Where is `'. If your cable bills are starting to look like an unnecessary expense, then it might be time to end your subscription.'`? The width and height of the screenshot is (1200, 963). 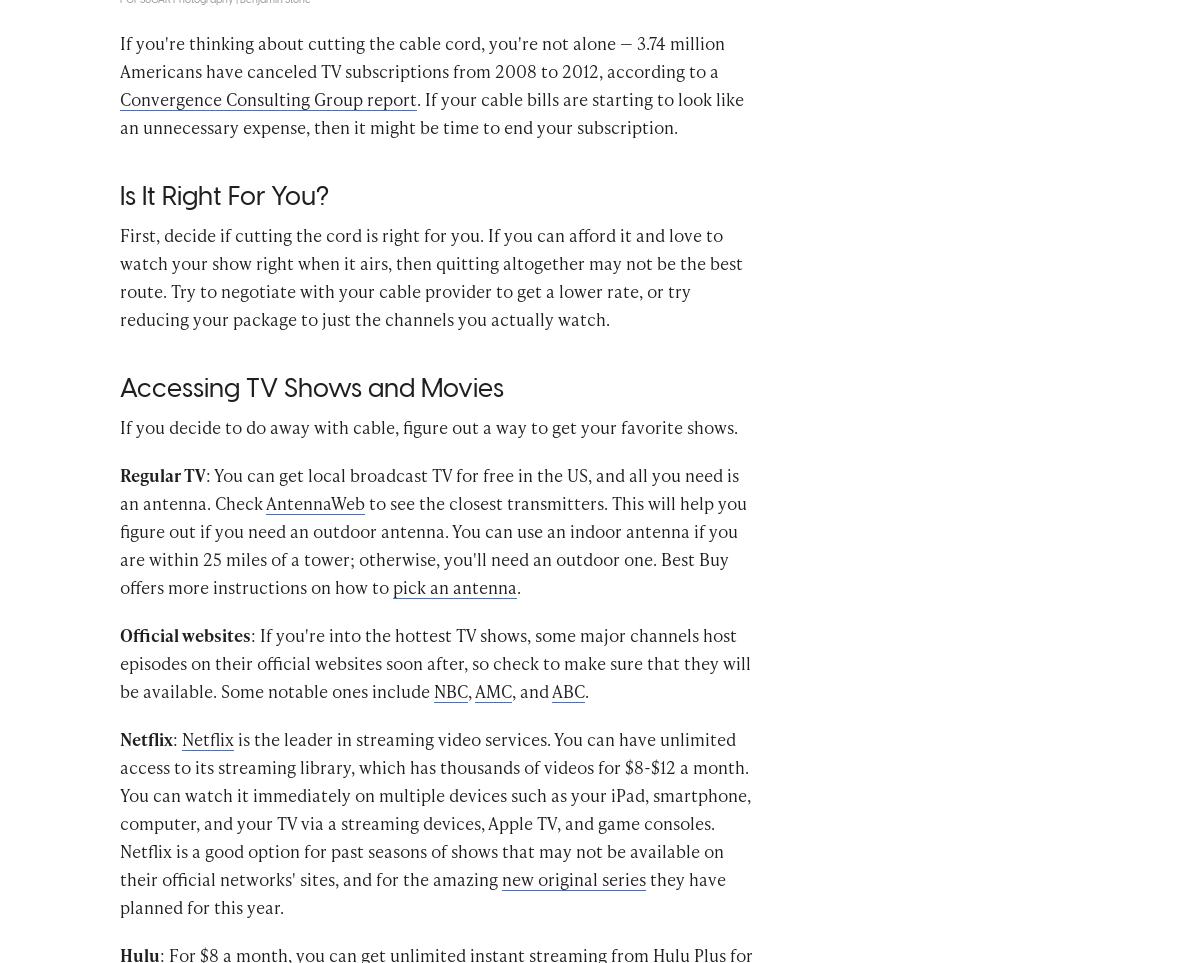 '. If your cable bills are starting to look like an unnecessary expense, then it might be time to end your subscription.' is located at coordinates (432, 142).